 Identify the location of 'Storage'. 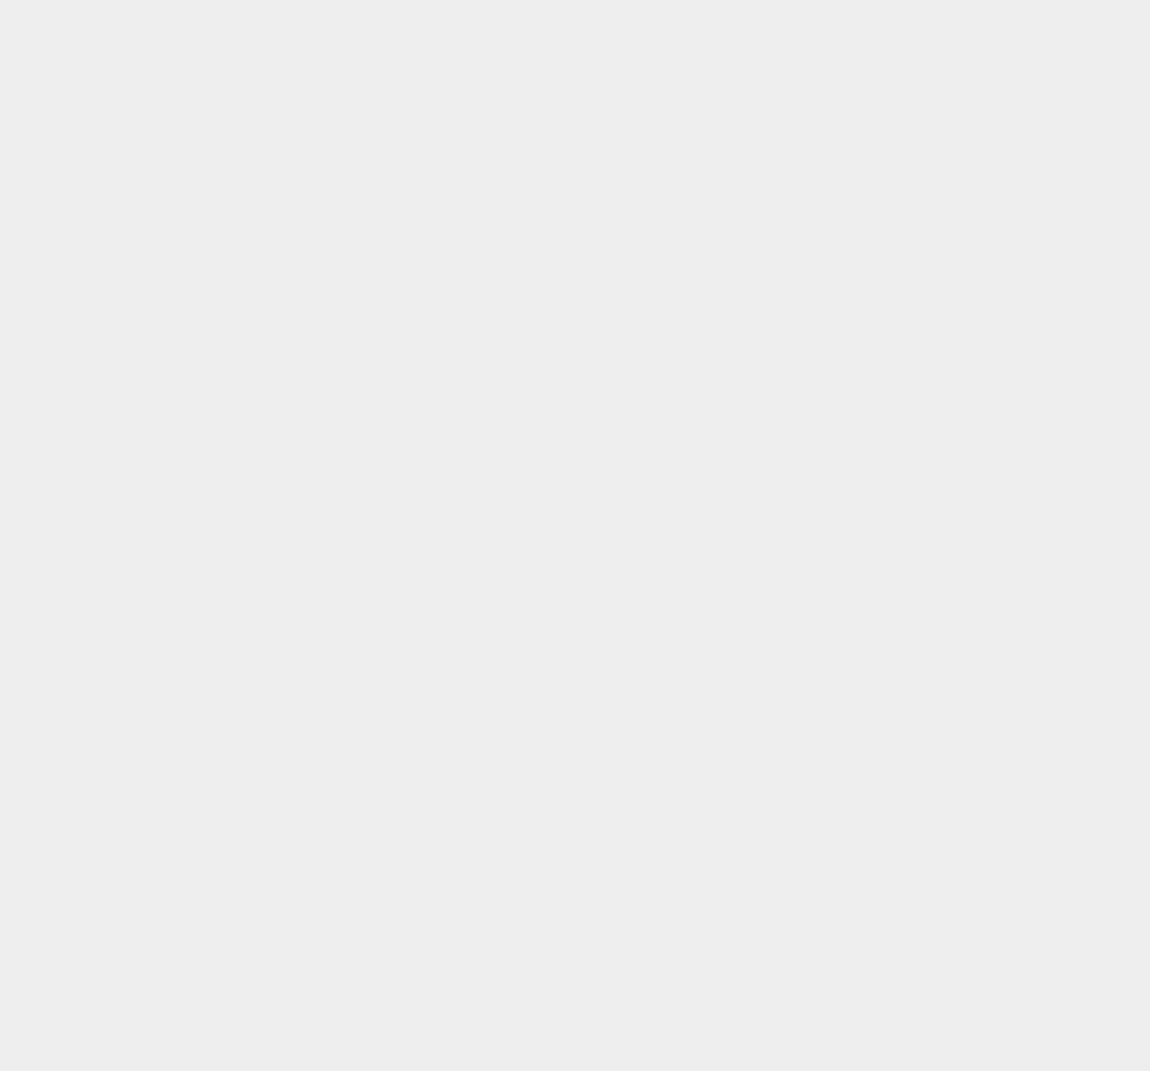
(836, 298).